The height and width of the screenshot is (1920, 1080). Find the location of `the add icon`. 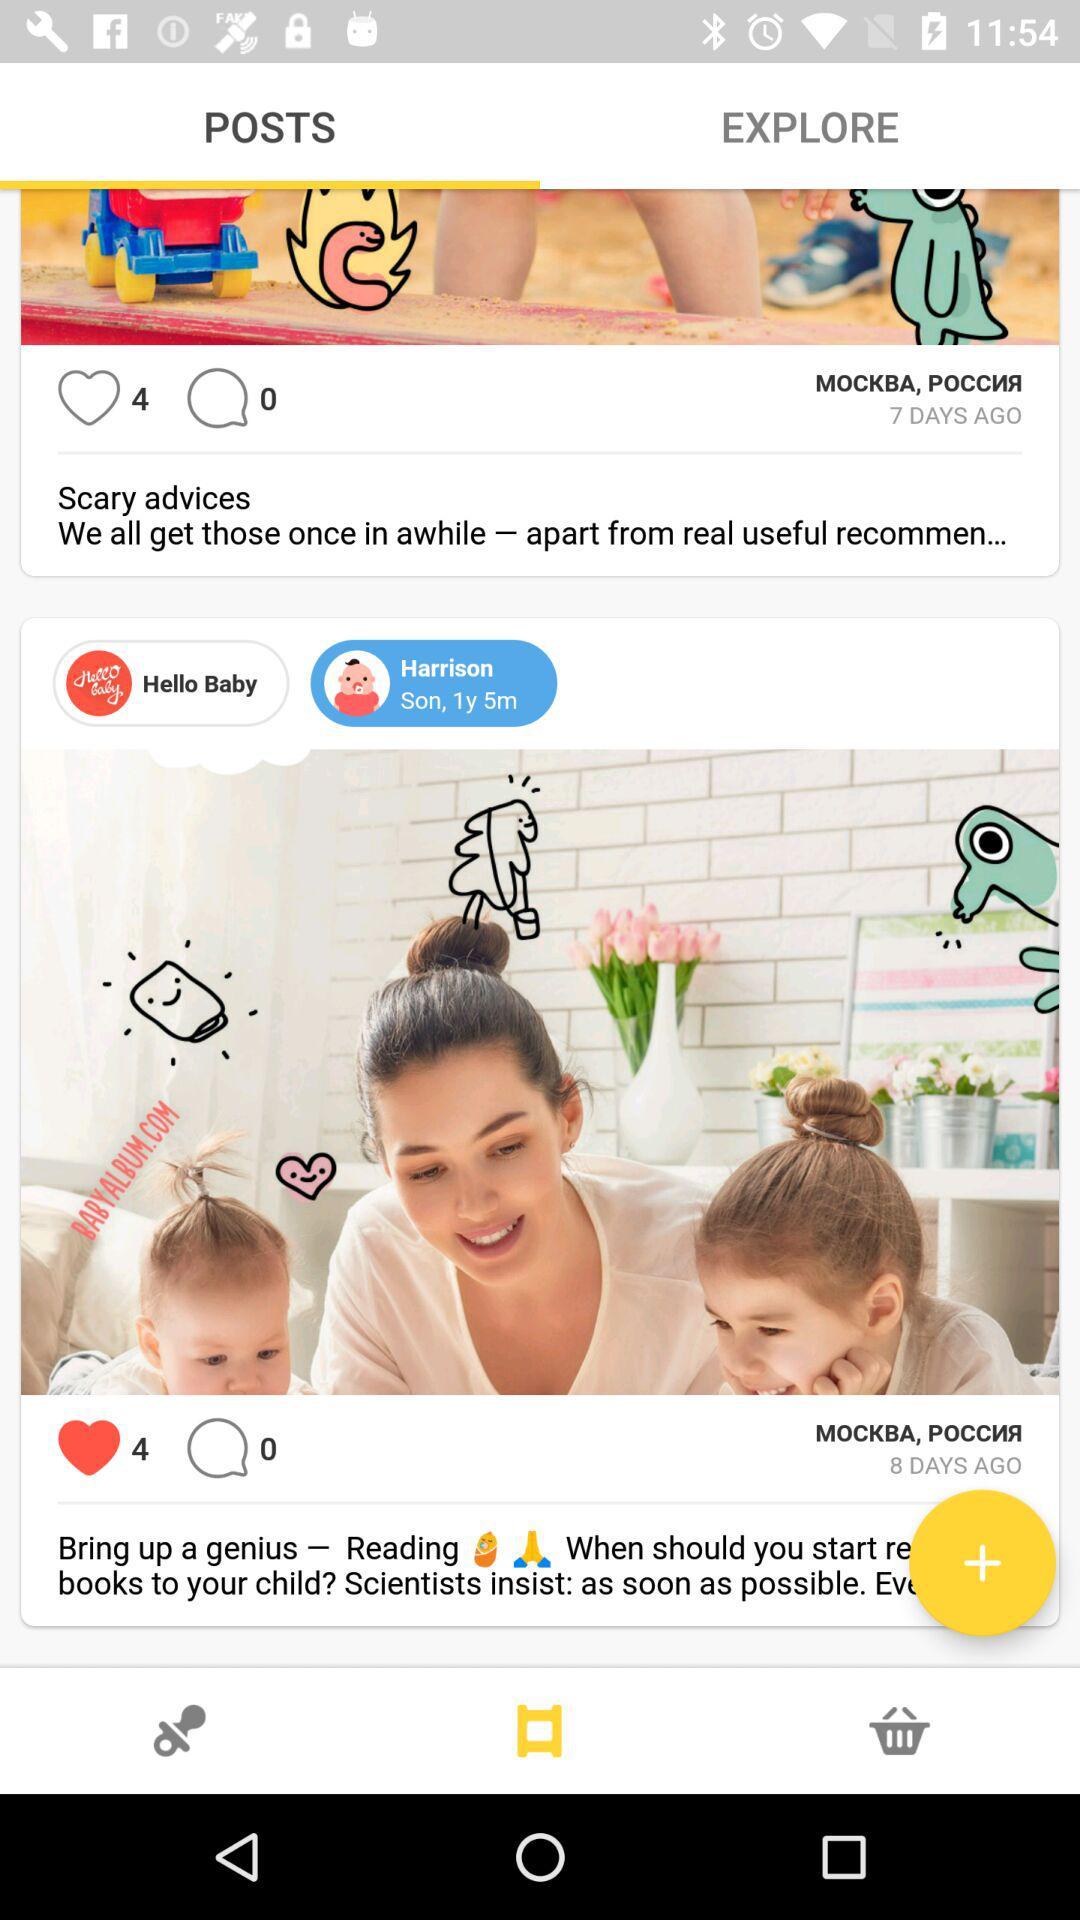

the add icon is located at coordinates (981, 1562).